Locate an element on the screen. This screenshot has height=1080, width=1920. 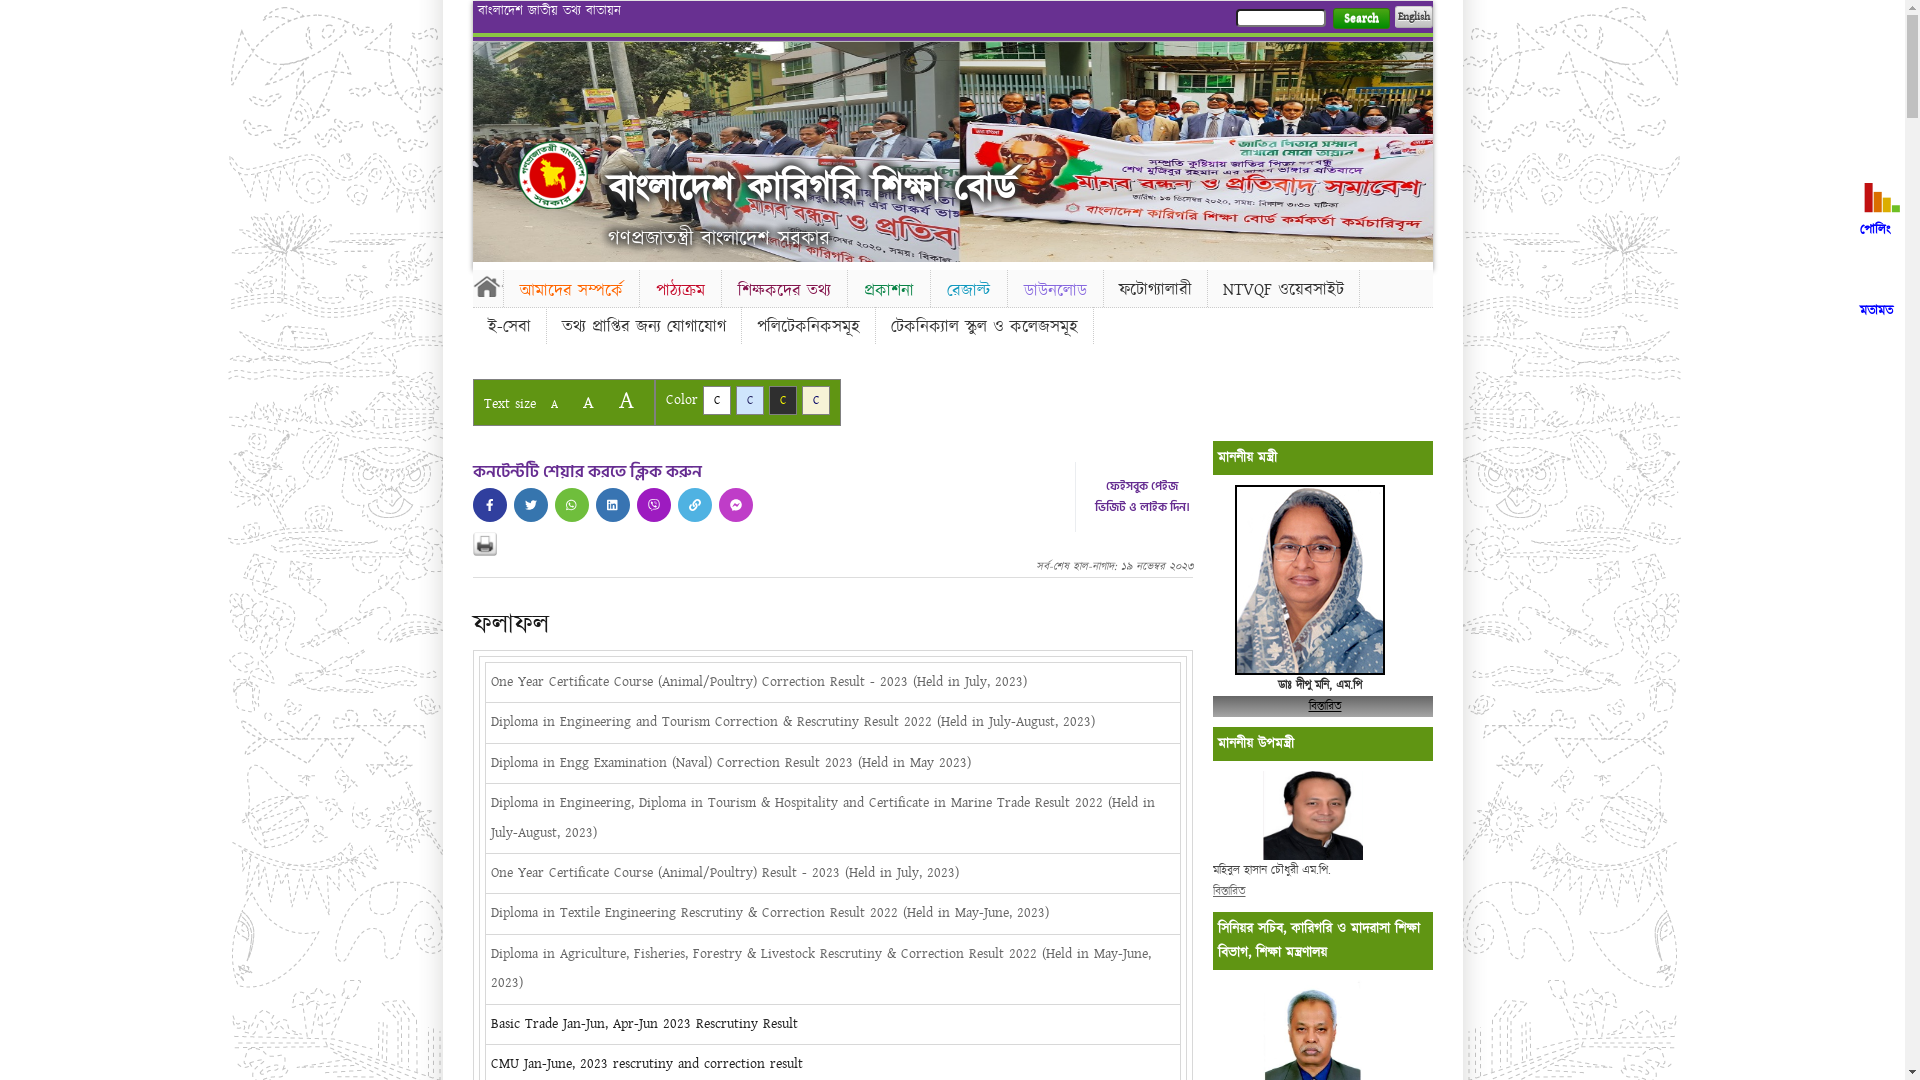
'C' is located at coordinates (748, 400).